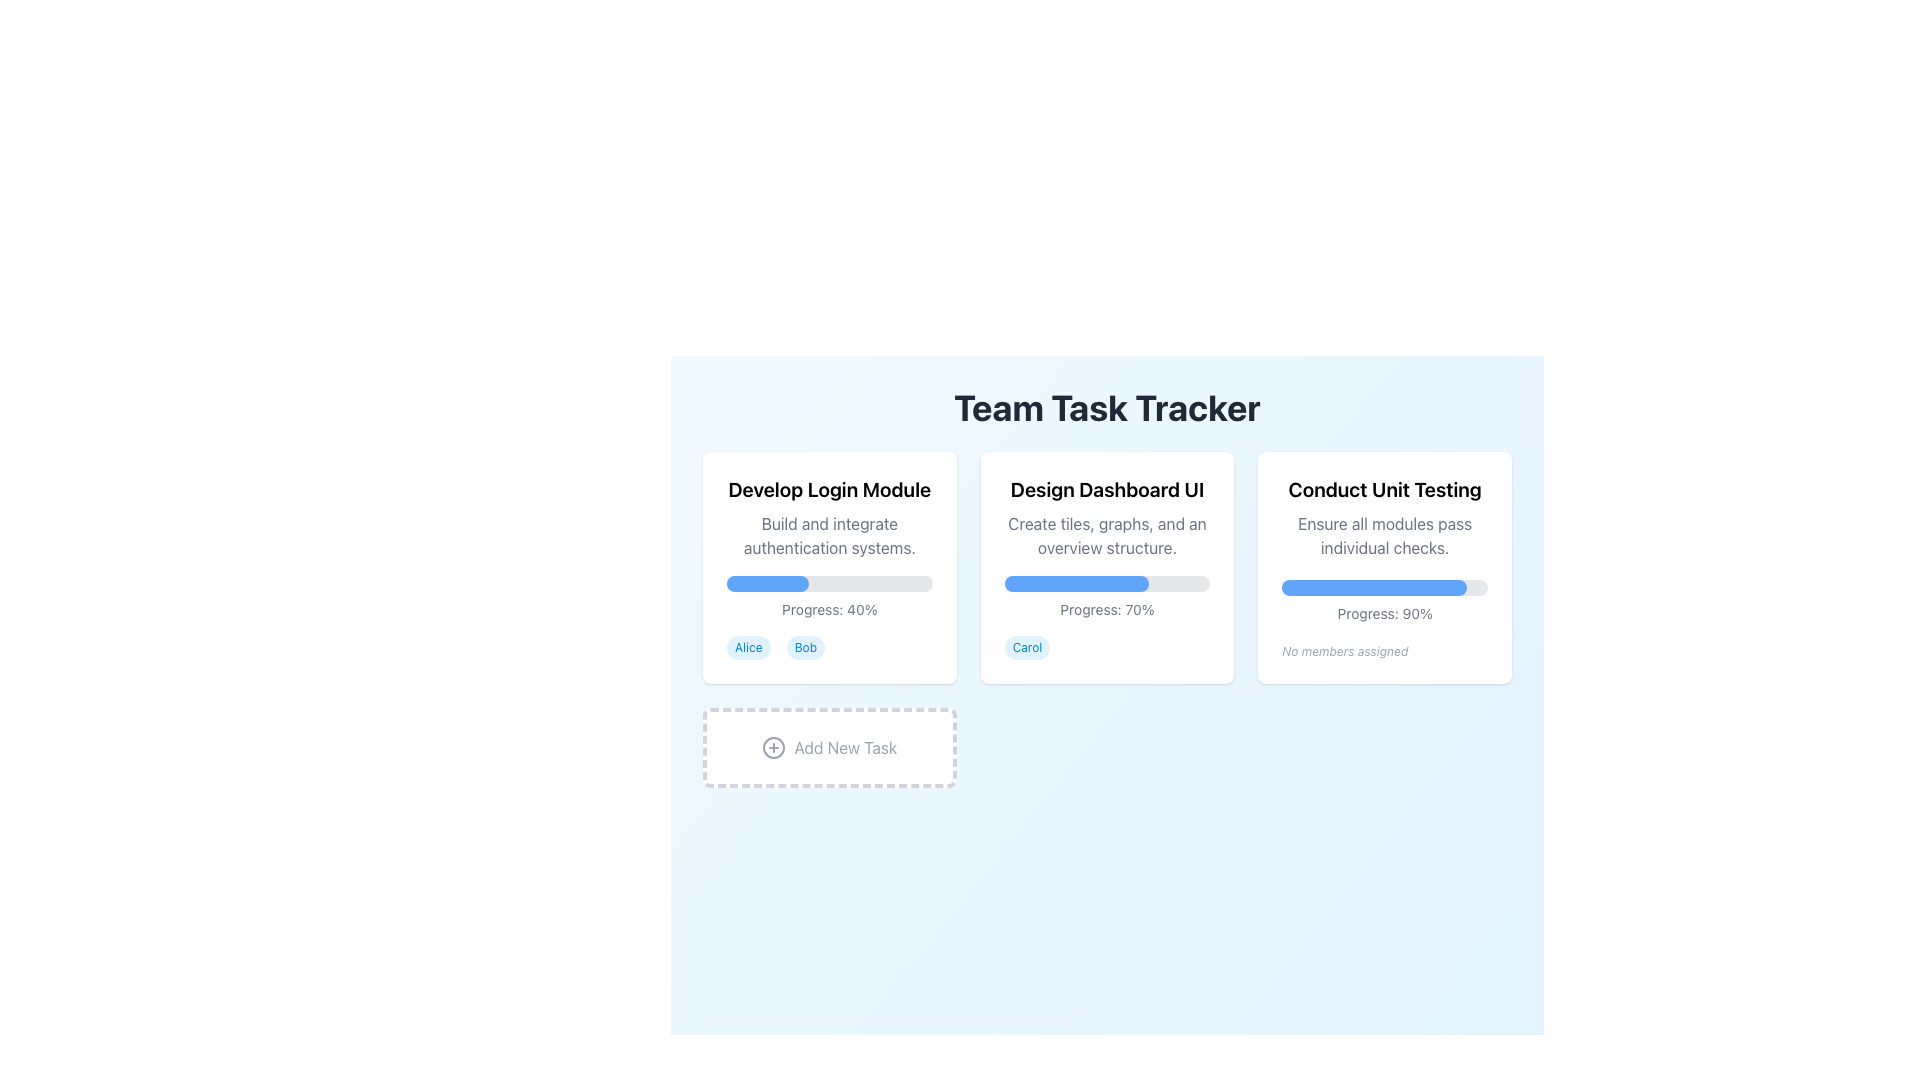 The height and width of the screenshot is (1080, 1920). Describe the element at coordinates (749, 583) in the screenshot. I see `the progress bar value` at that location.